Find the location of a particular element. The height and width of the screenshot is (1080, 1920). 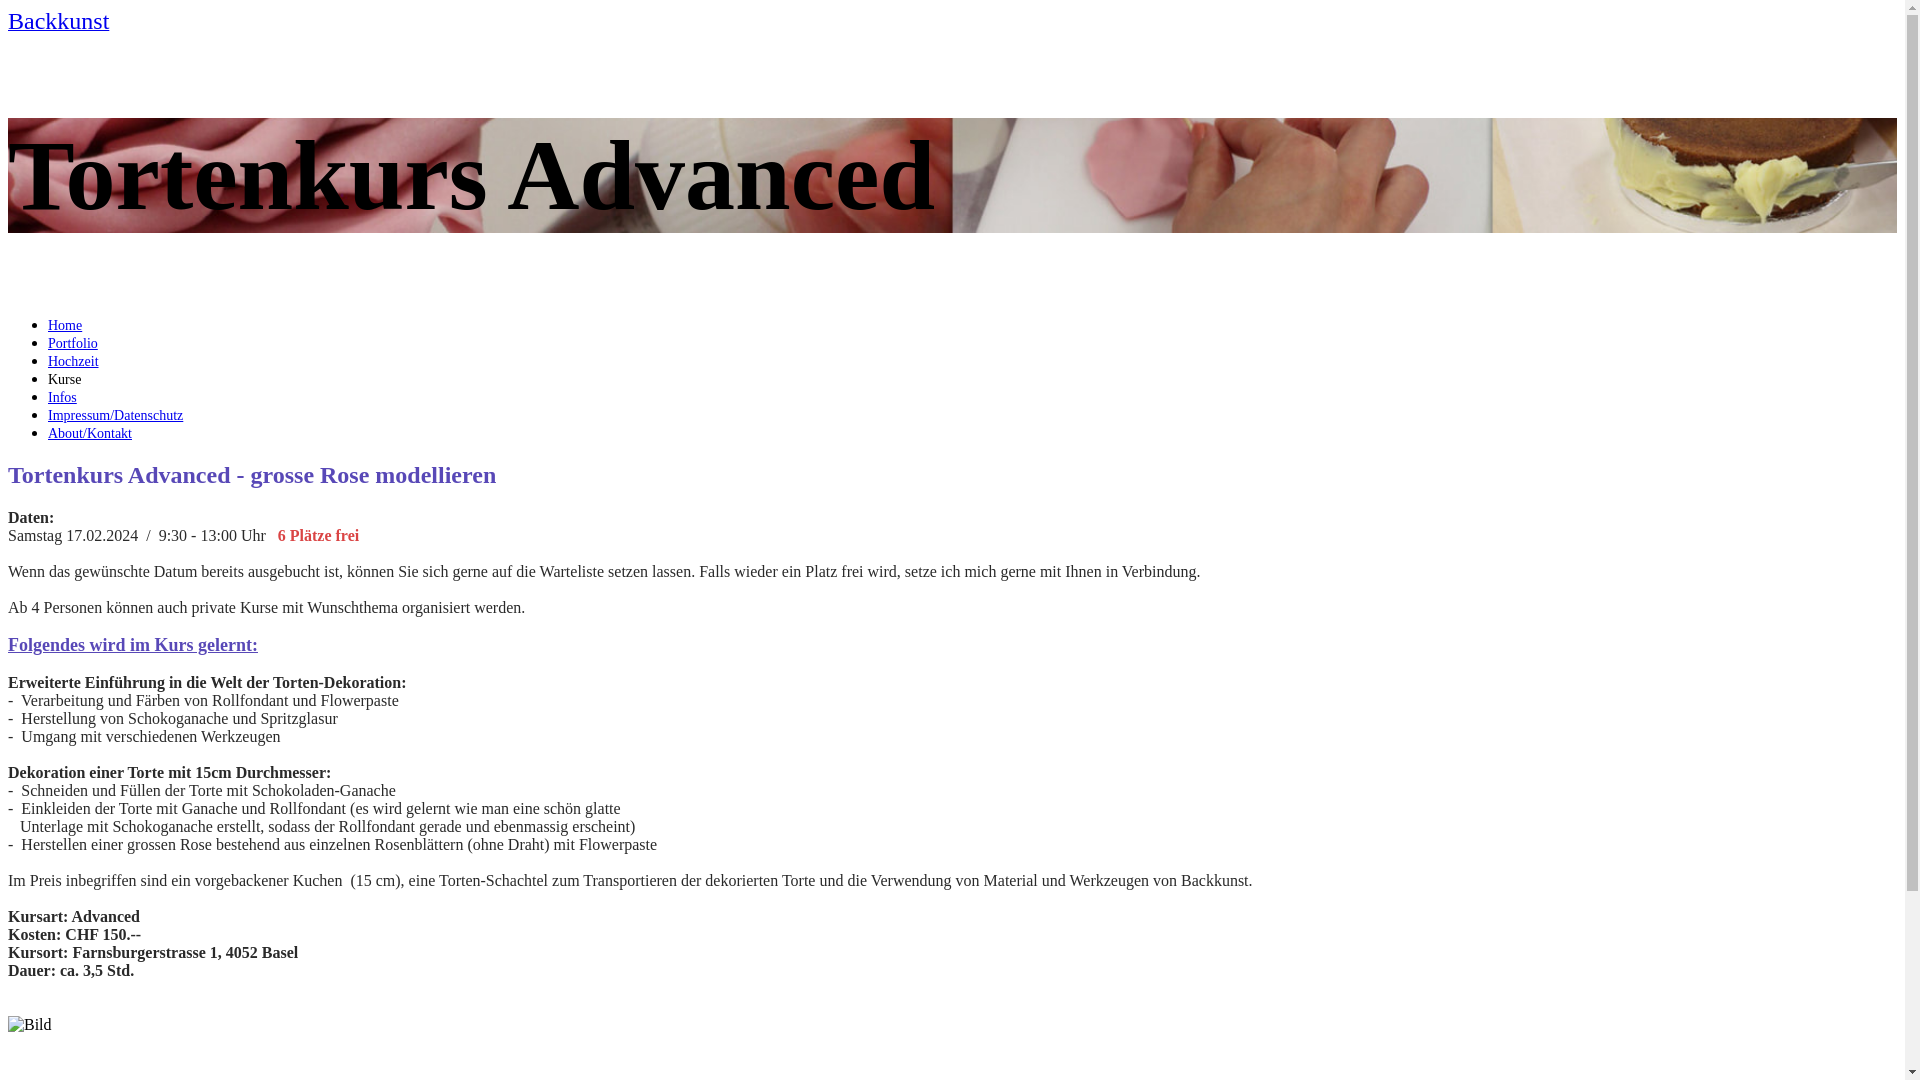

'Backkunst' is located at coordinates (8, 23).